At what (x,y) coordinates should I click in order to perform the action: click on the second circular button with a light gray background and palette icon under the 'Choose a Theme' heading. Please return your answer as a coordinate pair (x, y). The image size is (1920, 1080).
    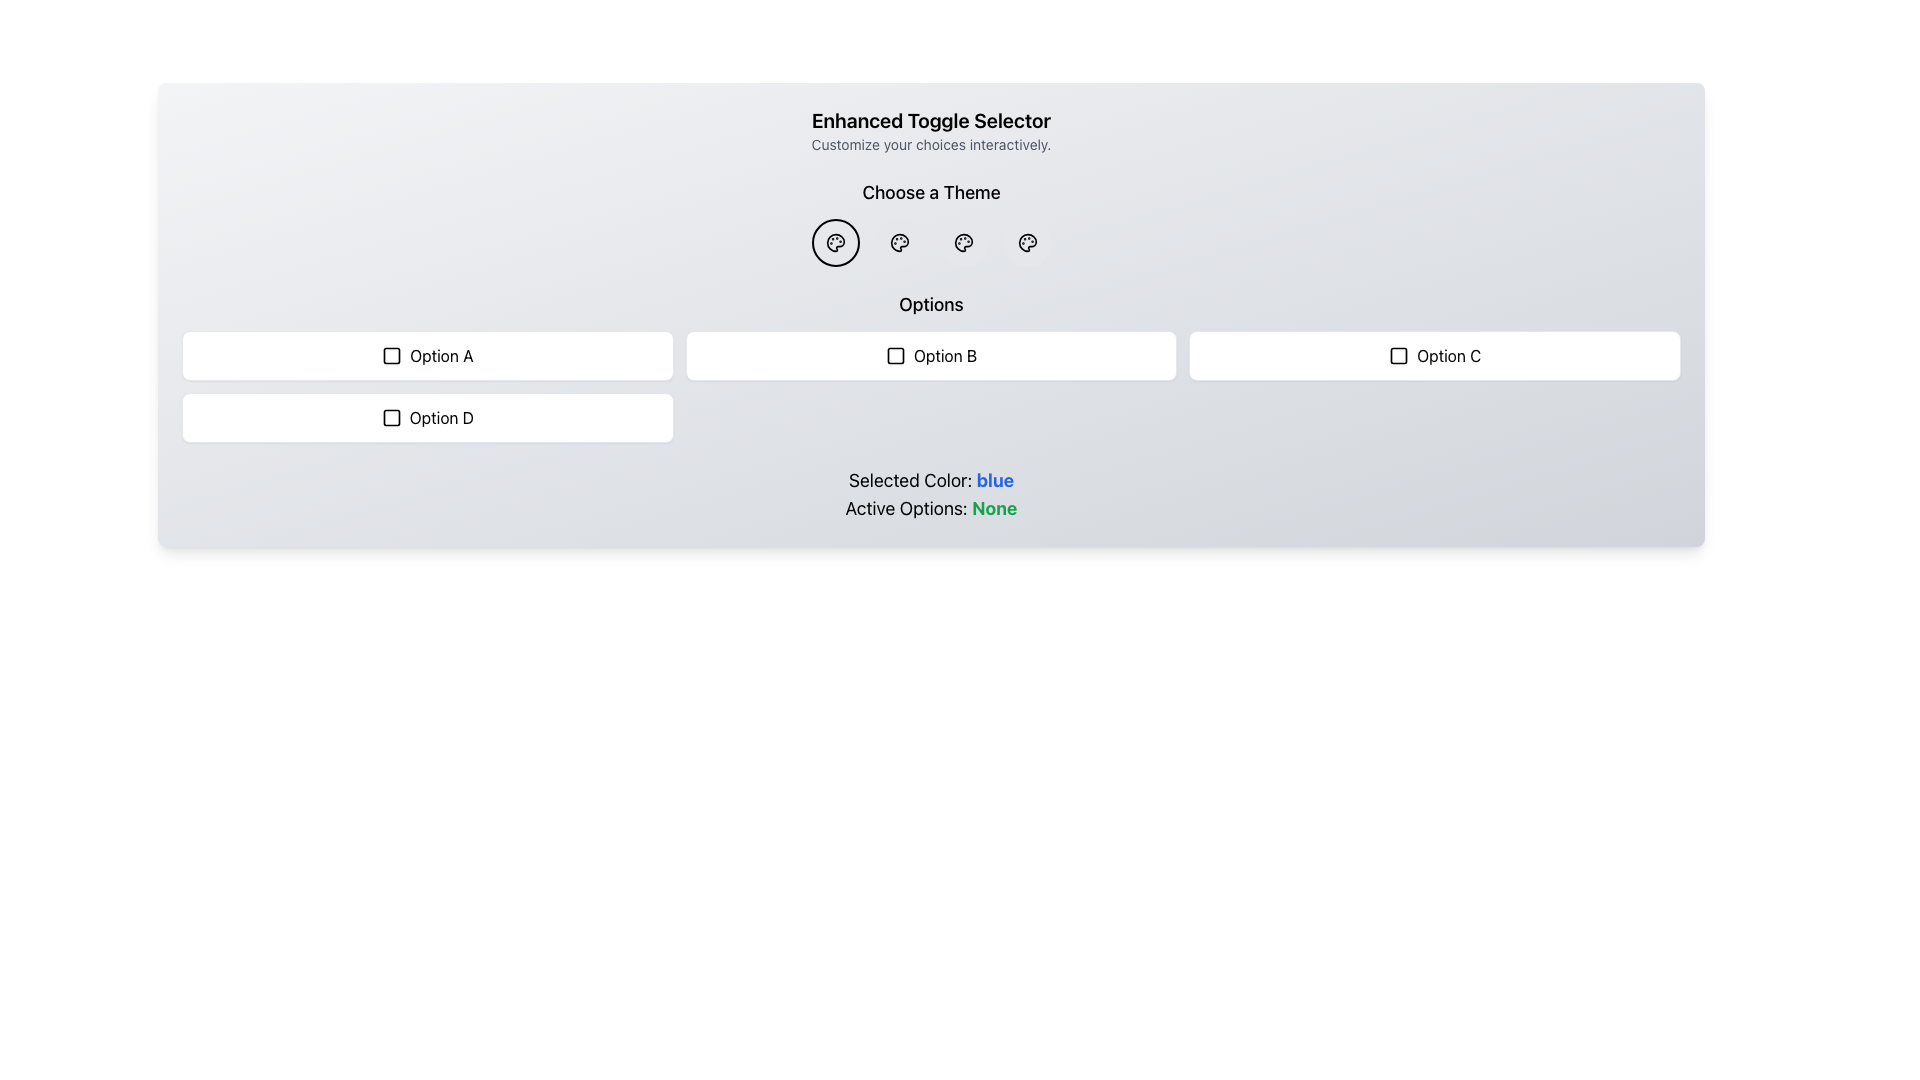
    Looking at the image, I should click on (898, 242).